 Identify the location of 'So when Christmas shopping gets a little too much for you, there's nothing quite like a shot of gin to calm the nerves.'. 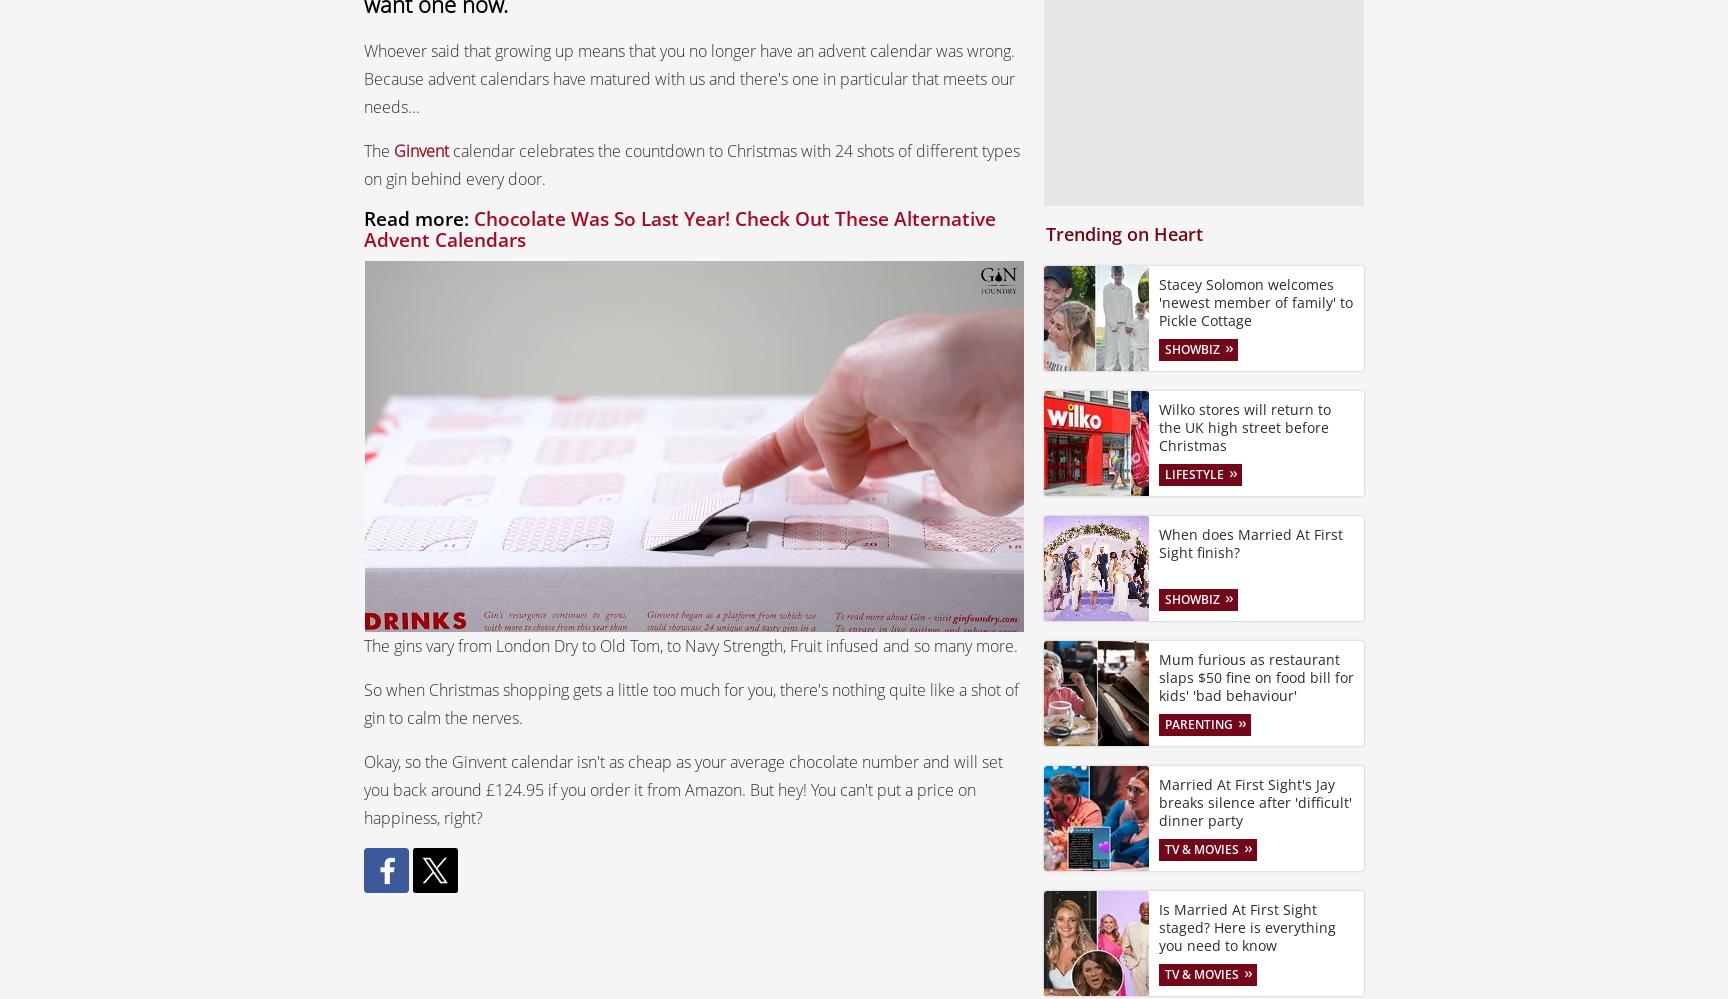
(691, 703).